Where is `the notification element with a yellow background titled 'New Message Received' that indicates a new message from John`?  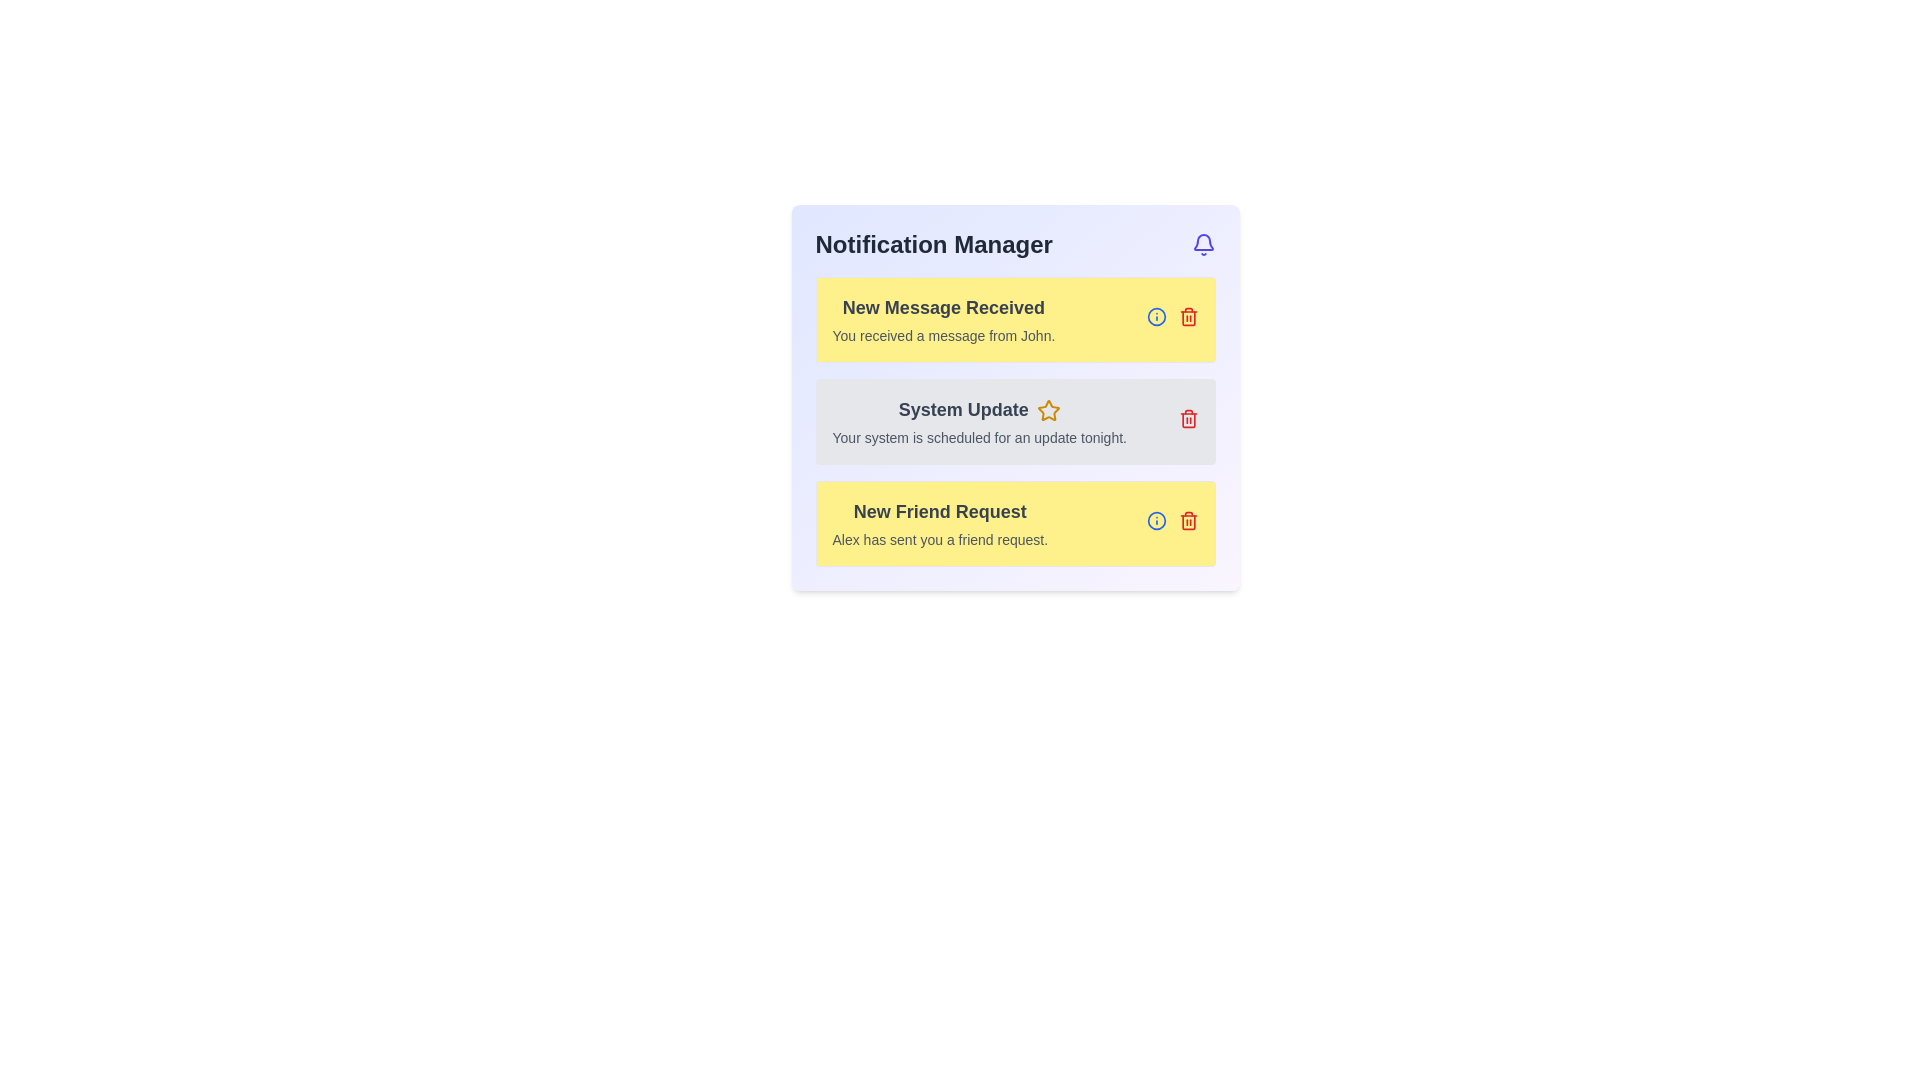
the notification element with a yellow background titled 'New Message Received' that indicates a new message from John is located at coordinates (1015, 319).